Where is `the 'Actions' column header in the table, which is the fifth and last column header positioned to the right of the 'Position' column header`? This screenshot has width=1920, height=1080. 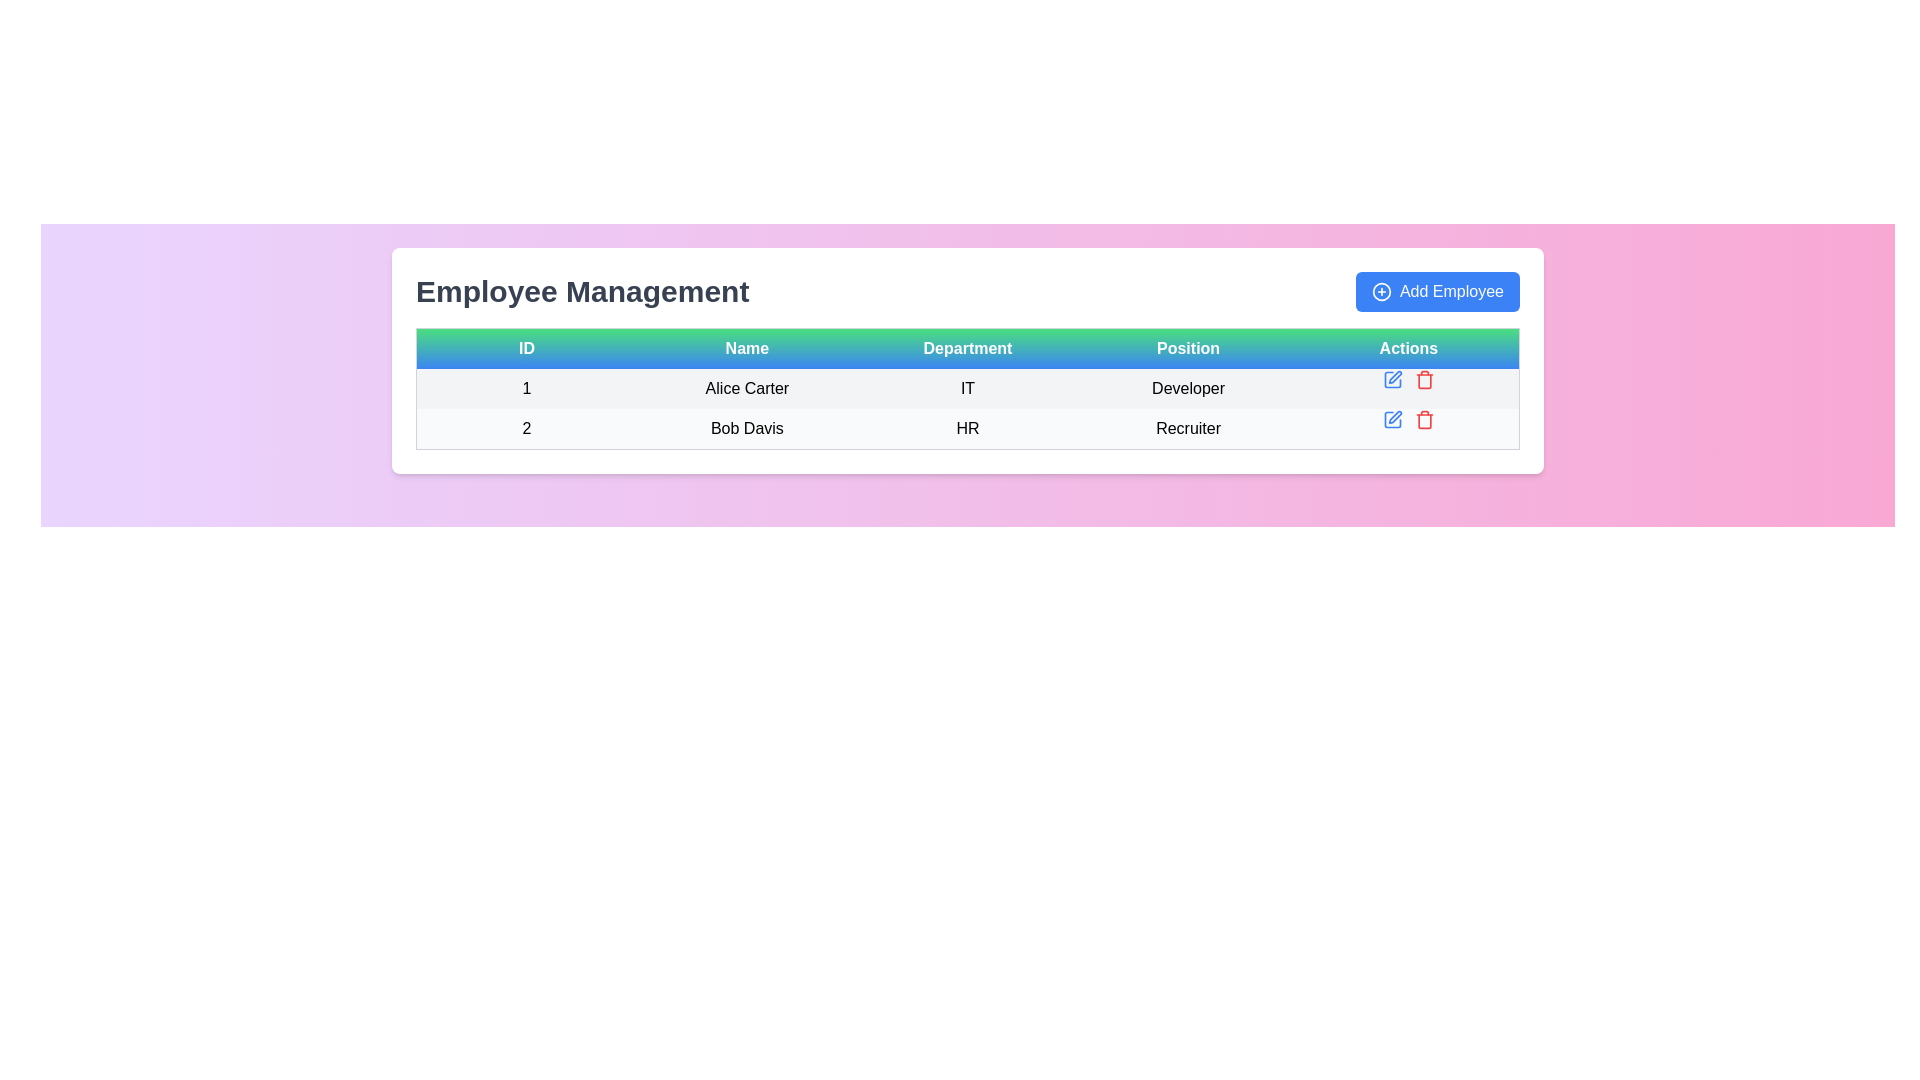 the 'Actions' column header in the table, which is the fifth and last column header positioned to the right of the 'Position' column header is located at coordinates (1408, 347).